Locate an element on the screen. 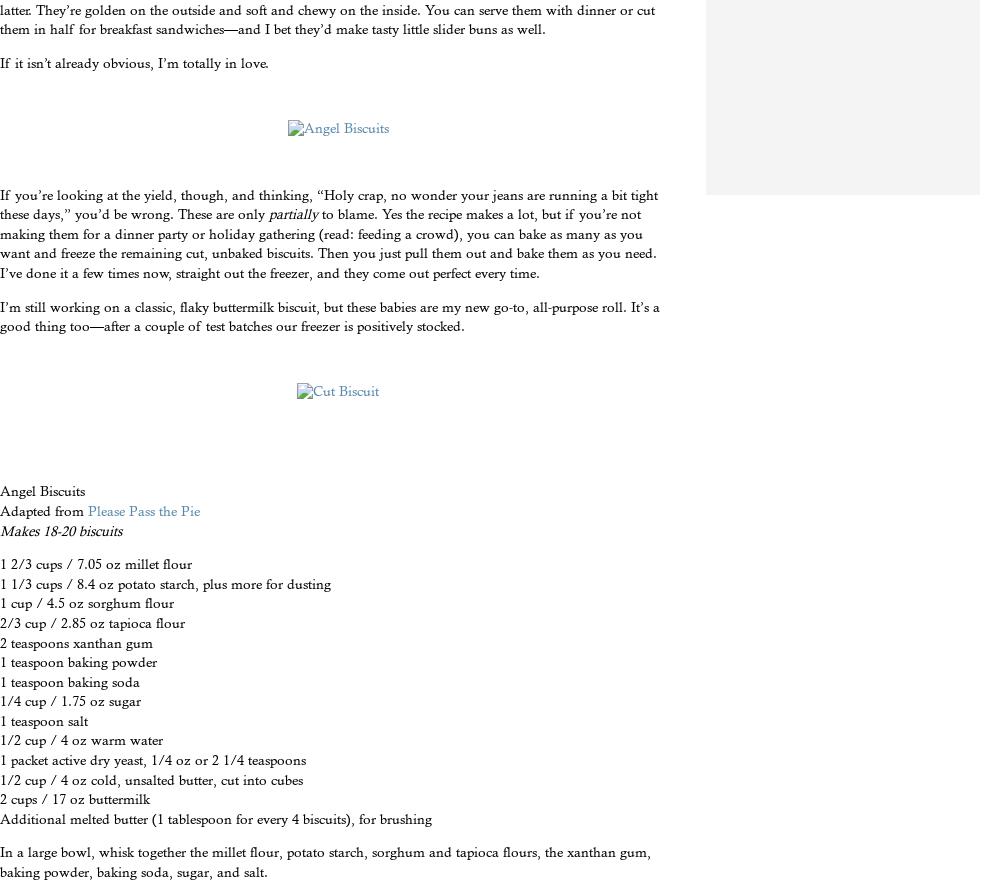  '1 cup / 4.5 oz sorghum flour' is located at coordinates (87, 601).